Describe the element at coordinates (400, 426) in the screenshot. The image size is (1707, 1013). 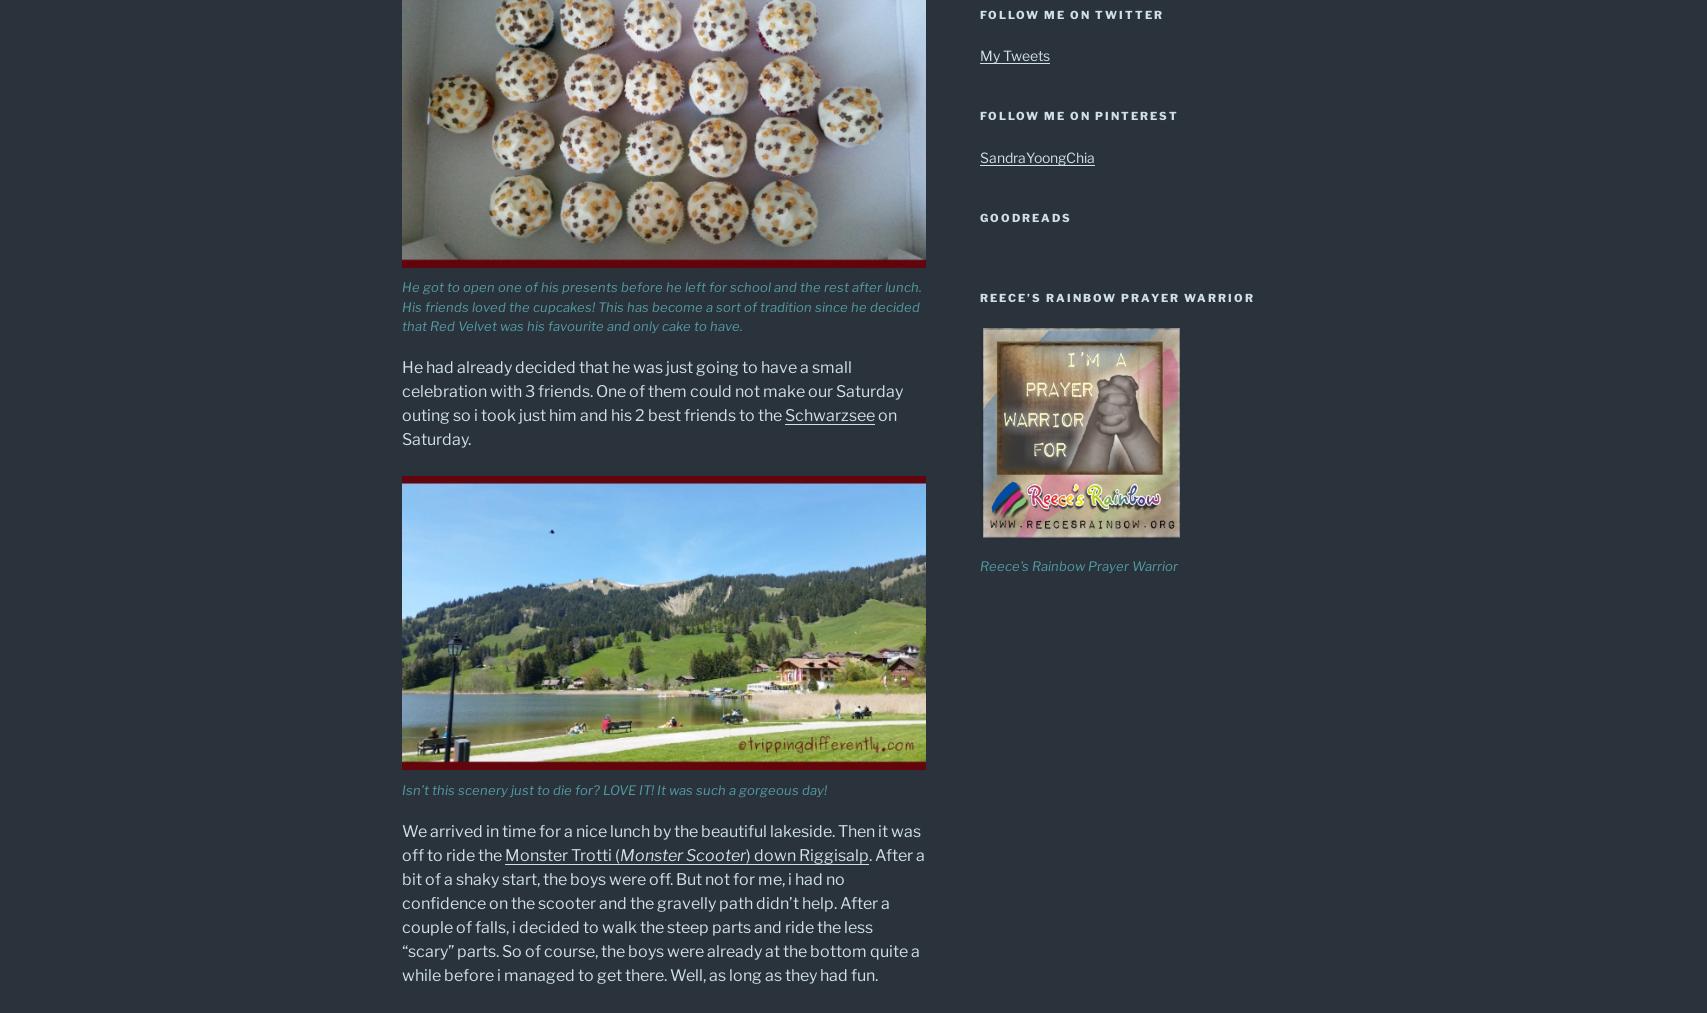
I see `'on Saturday.'` at that location.